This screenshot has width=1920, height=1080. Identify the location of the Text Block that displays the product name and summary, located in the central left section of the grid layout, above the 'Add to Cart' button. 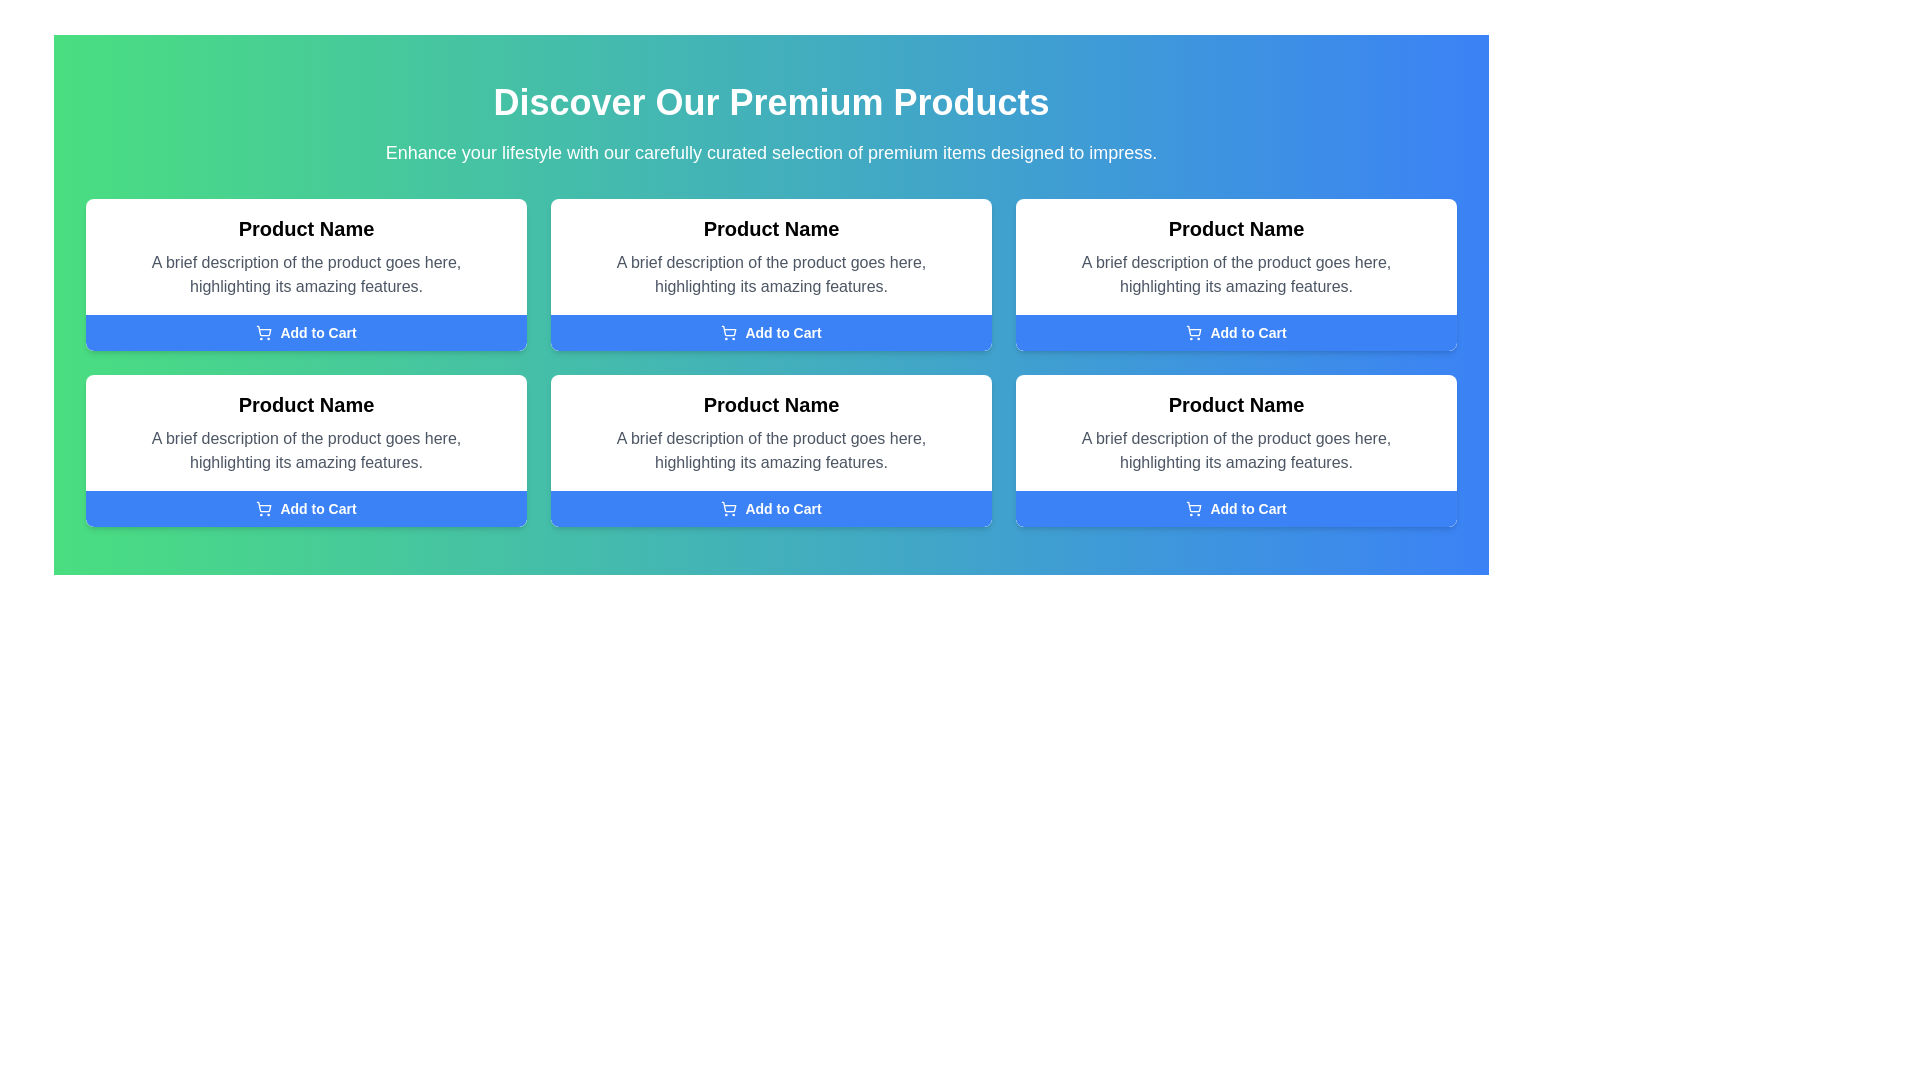
(305, 431).